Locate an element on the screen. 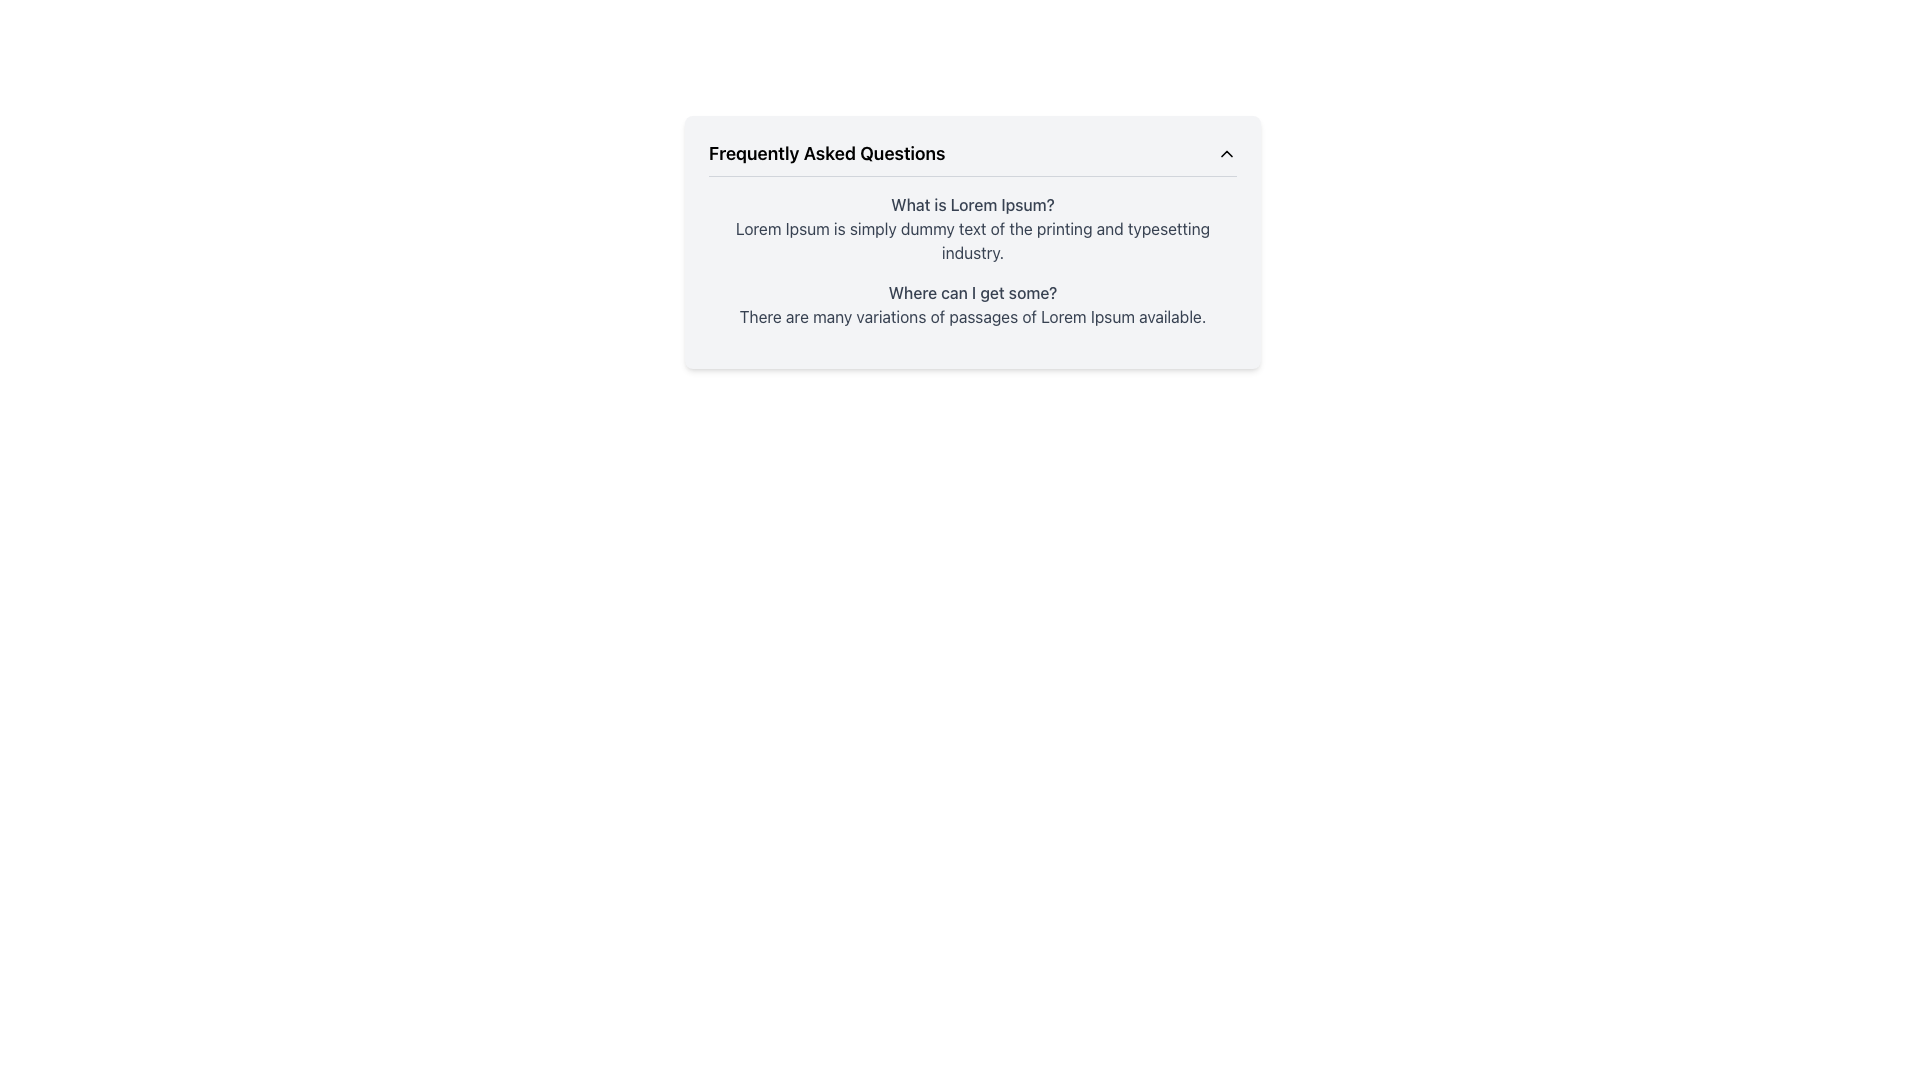 This screenshot has width=1920, height=1080. the title text of the FAQ entry, which serves as the question for the information below, centrally aligned within the FAQ section is located at coordinates (973, 204).